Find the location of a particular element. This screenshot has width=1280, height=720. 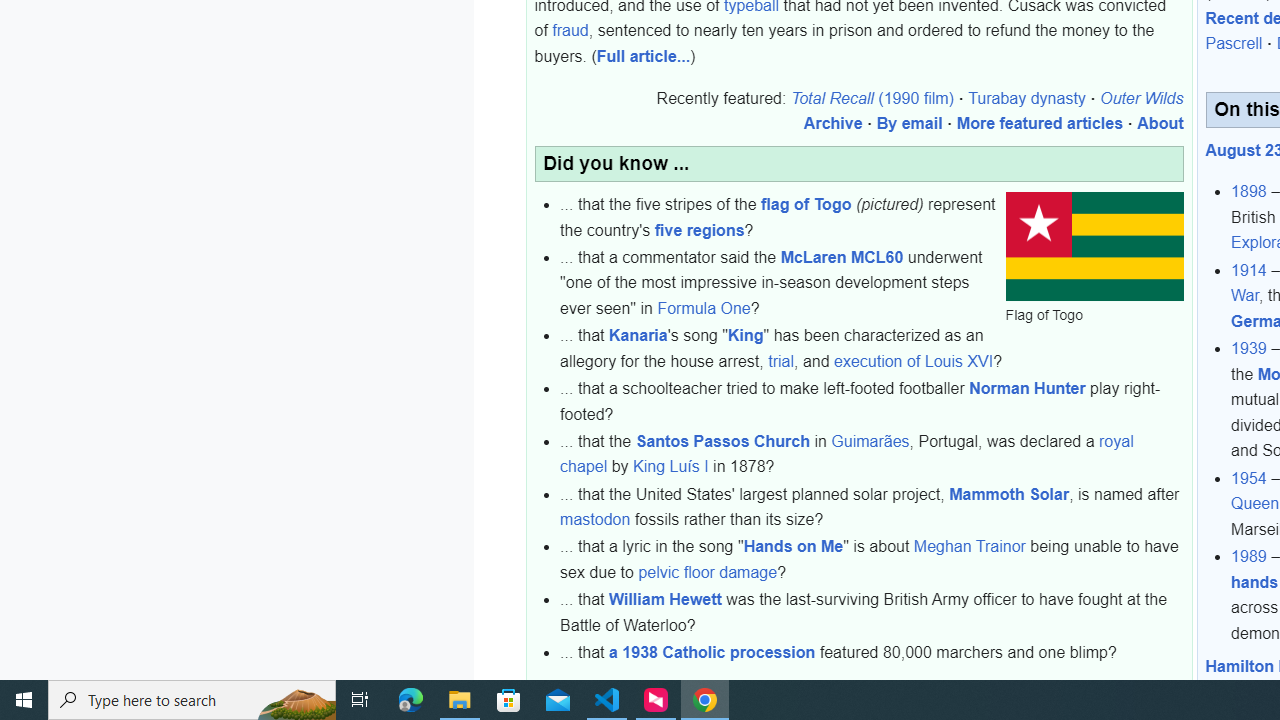

'Outer Wilds' is located at coordinates (1141, 98).